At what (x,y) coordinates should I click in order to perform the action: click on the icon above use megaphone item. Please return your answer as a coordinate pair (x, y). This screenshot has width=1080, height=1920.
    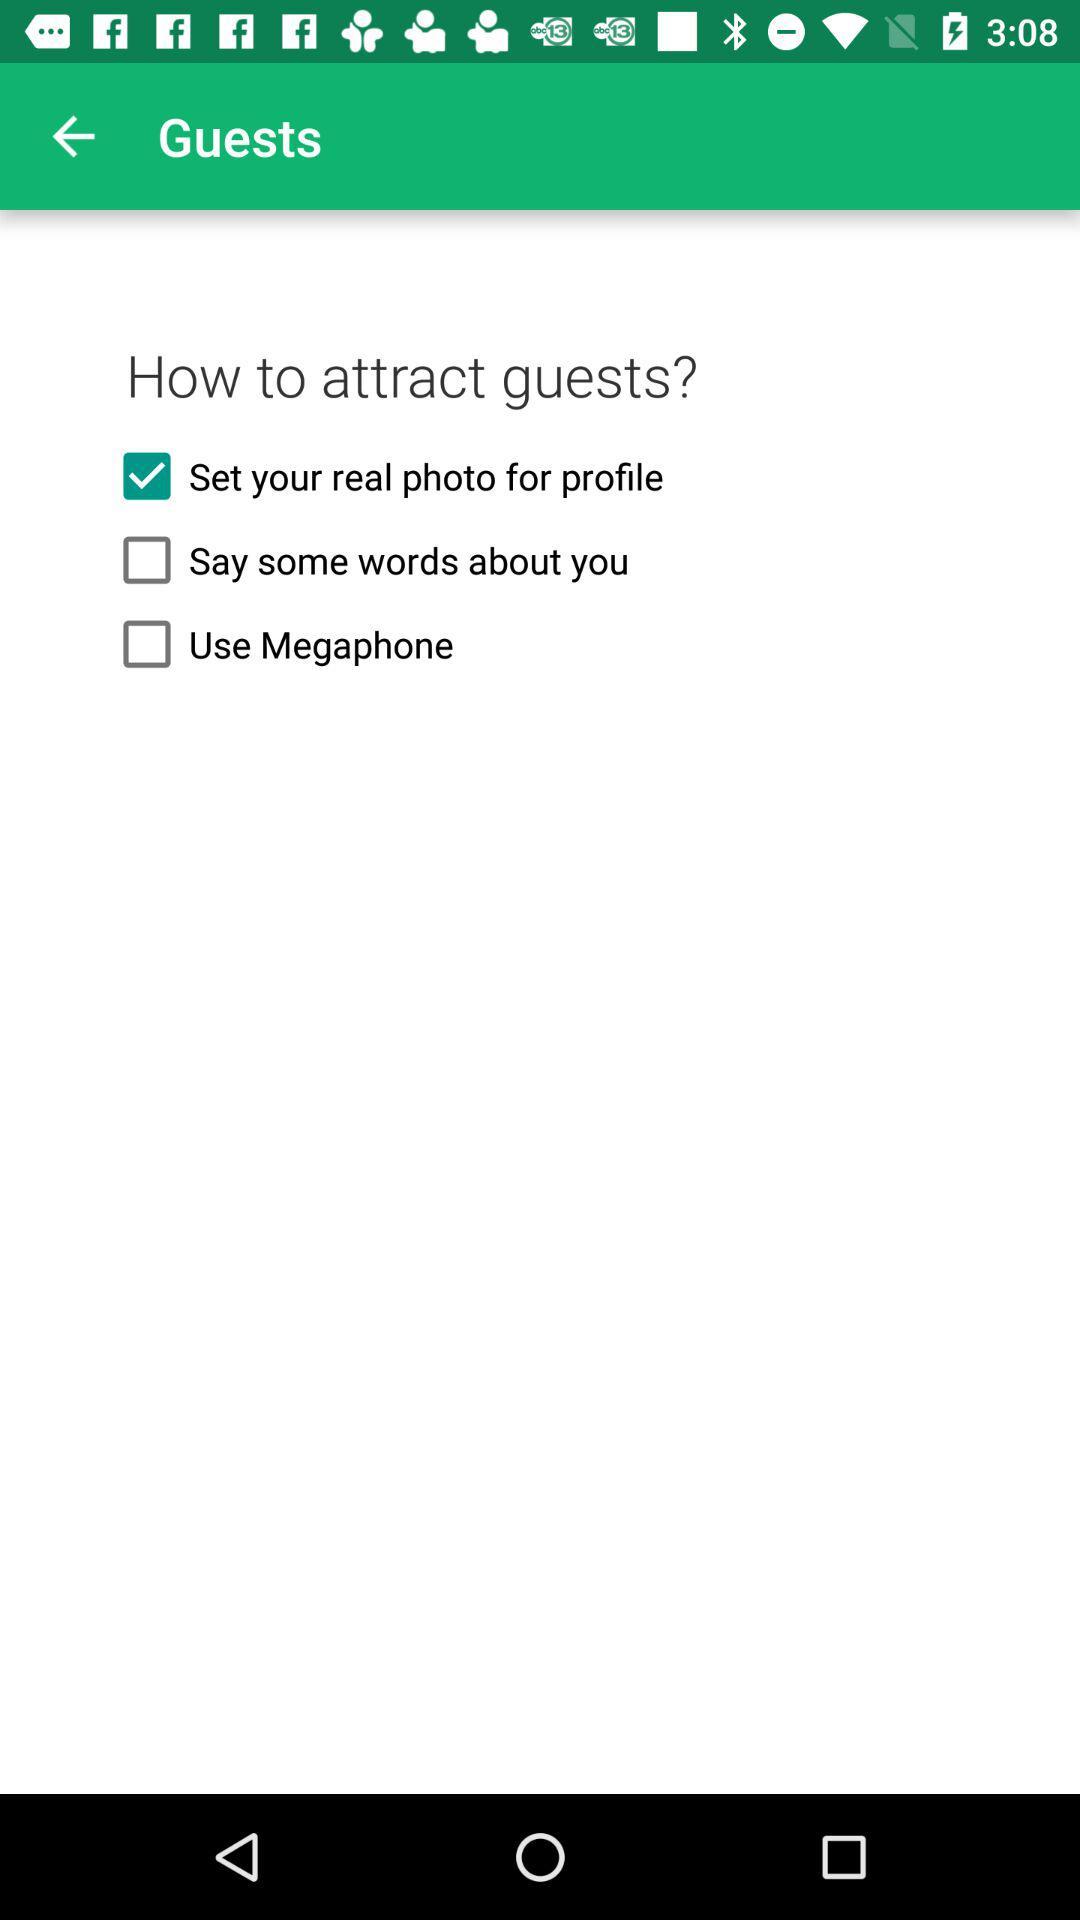
    Looking at the image, I should click on (540, 560).